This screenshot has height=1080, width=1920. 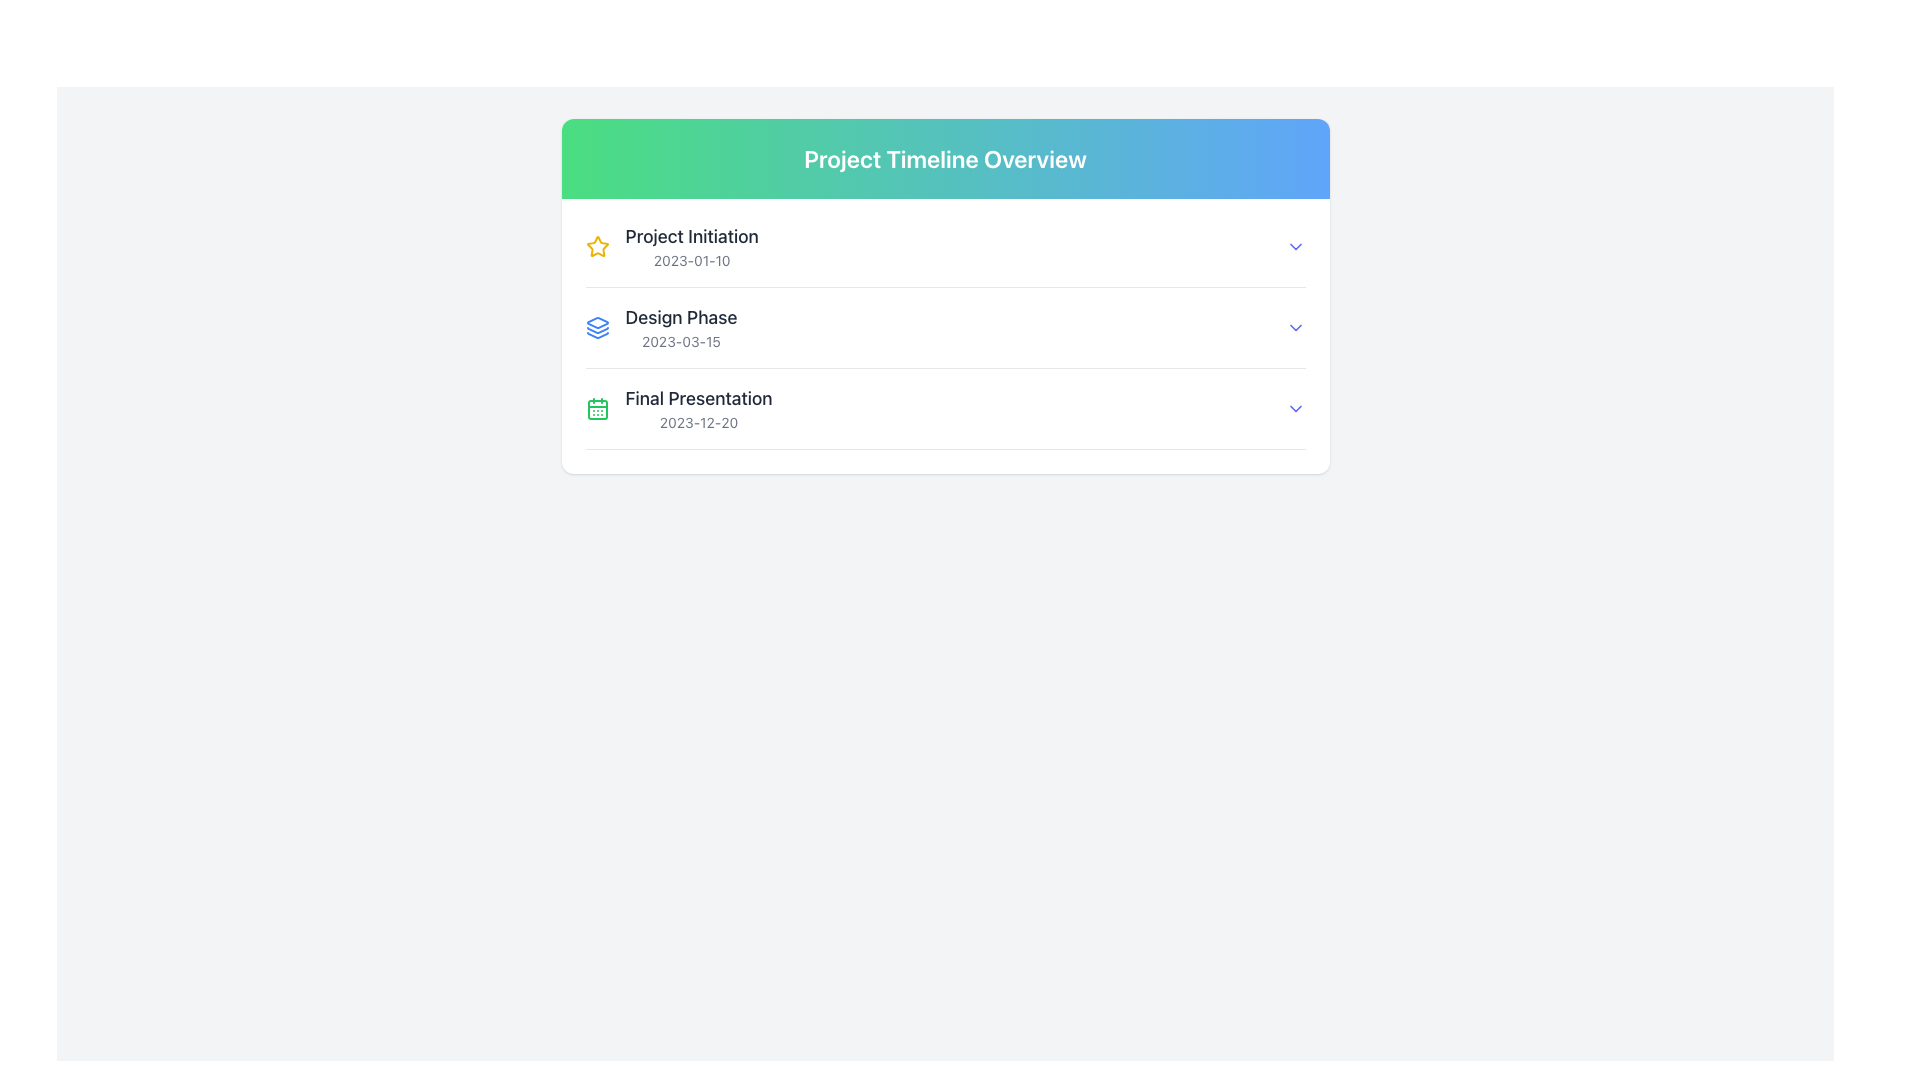 I want to click on the chevron icon located on the far-right side of the 'Final Presentation' entry, so click(x=1295, y=407).